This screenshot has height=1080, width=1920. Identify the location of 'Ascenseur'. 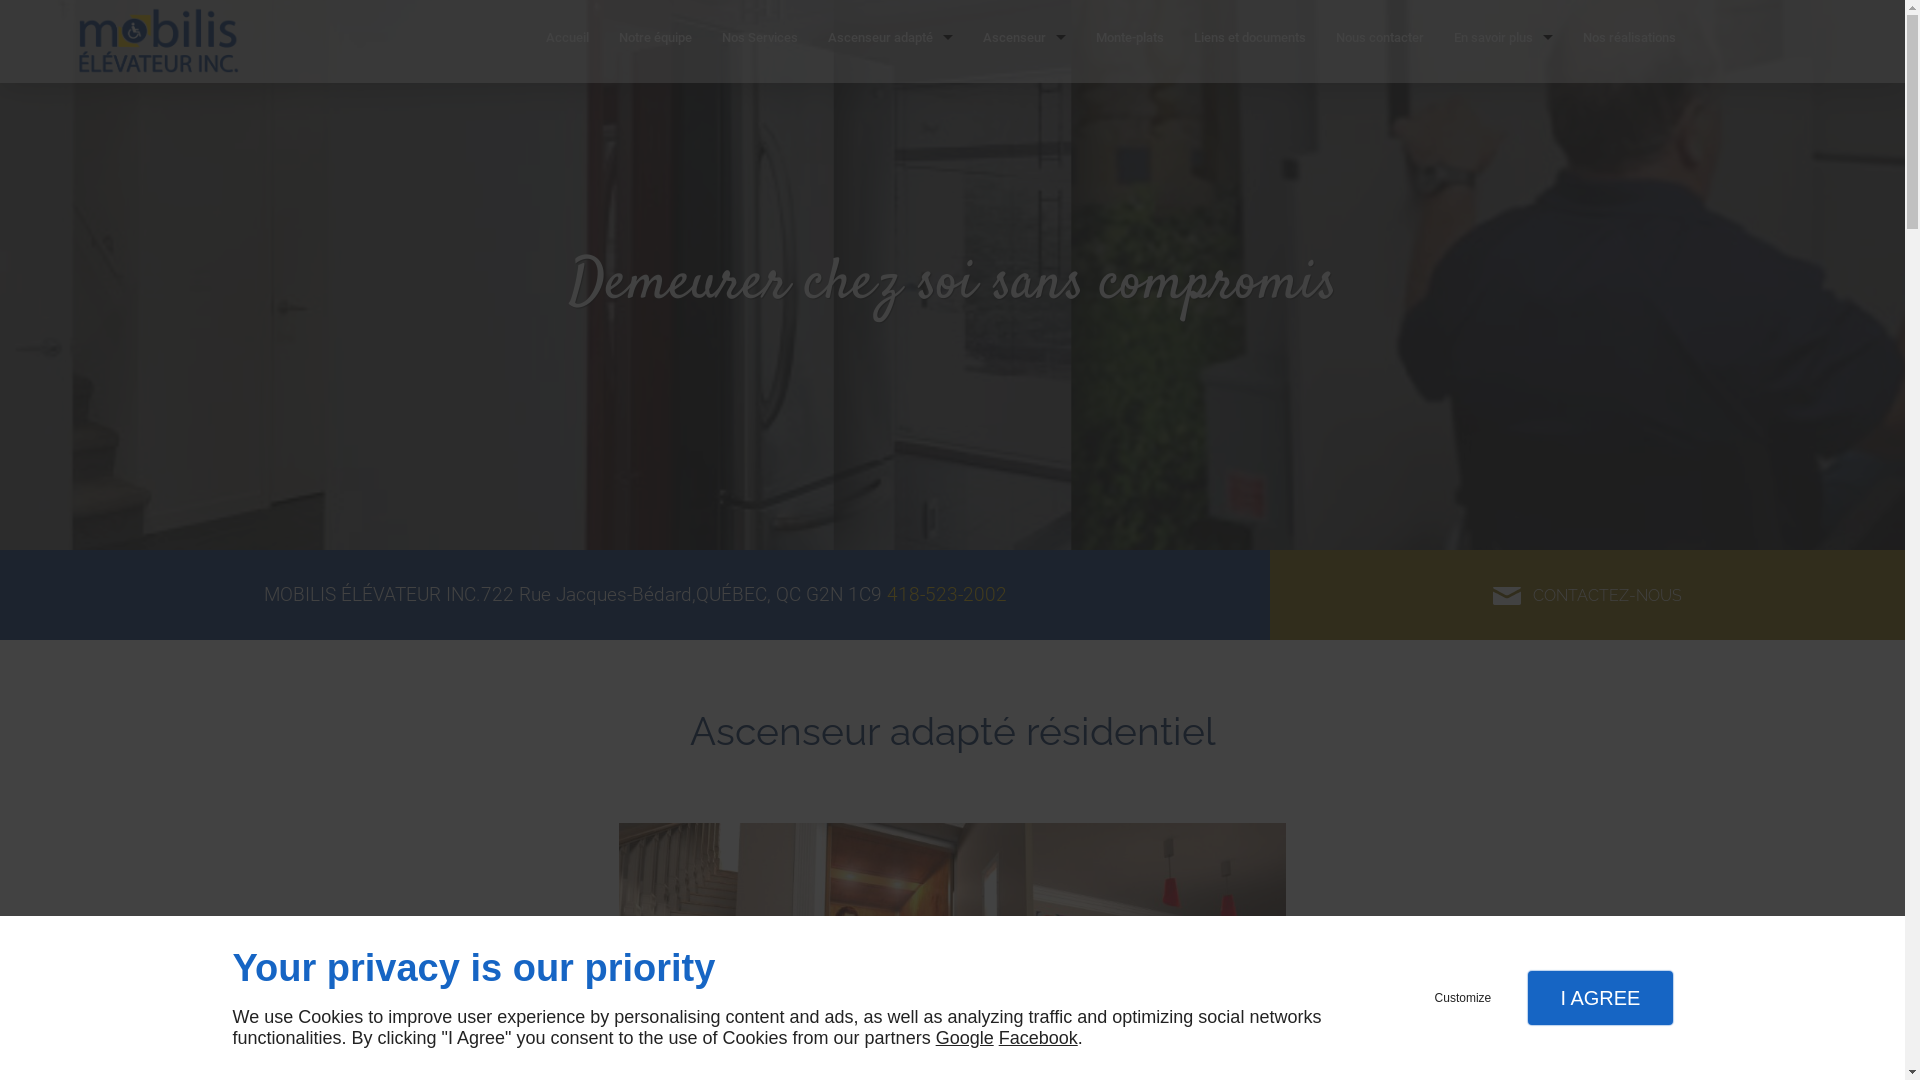
(968, 41).